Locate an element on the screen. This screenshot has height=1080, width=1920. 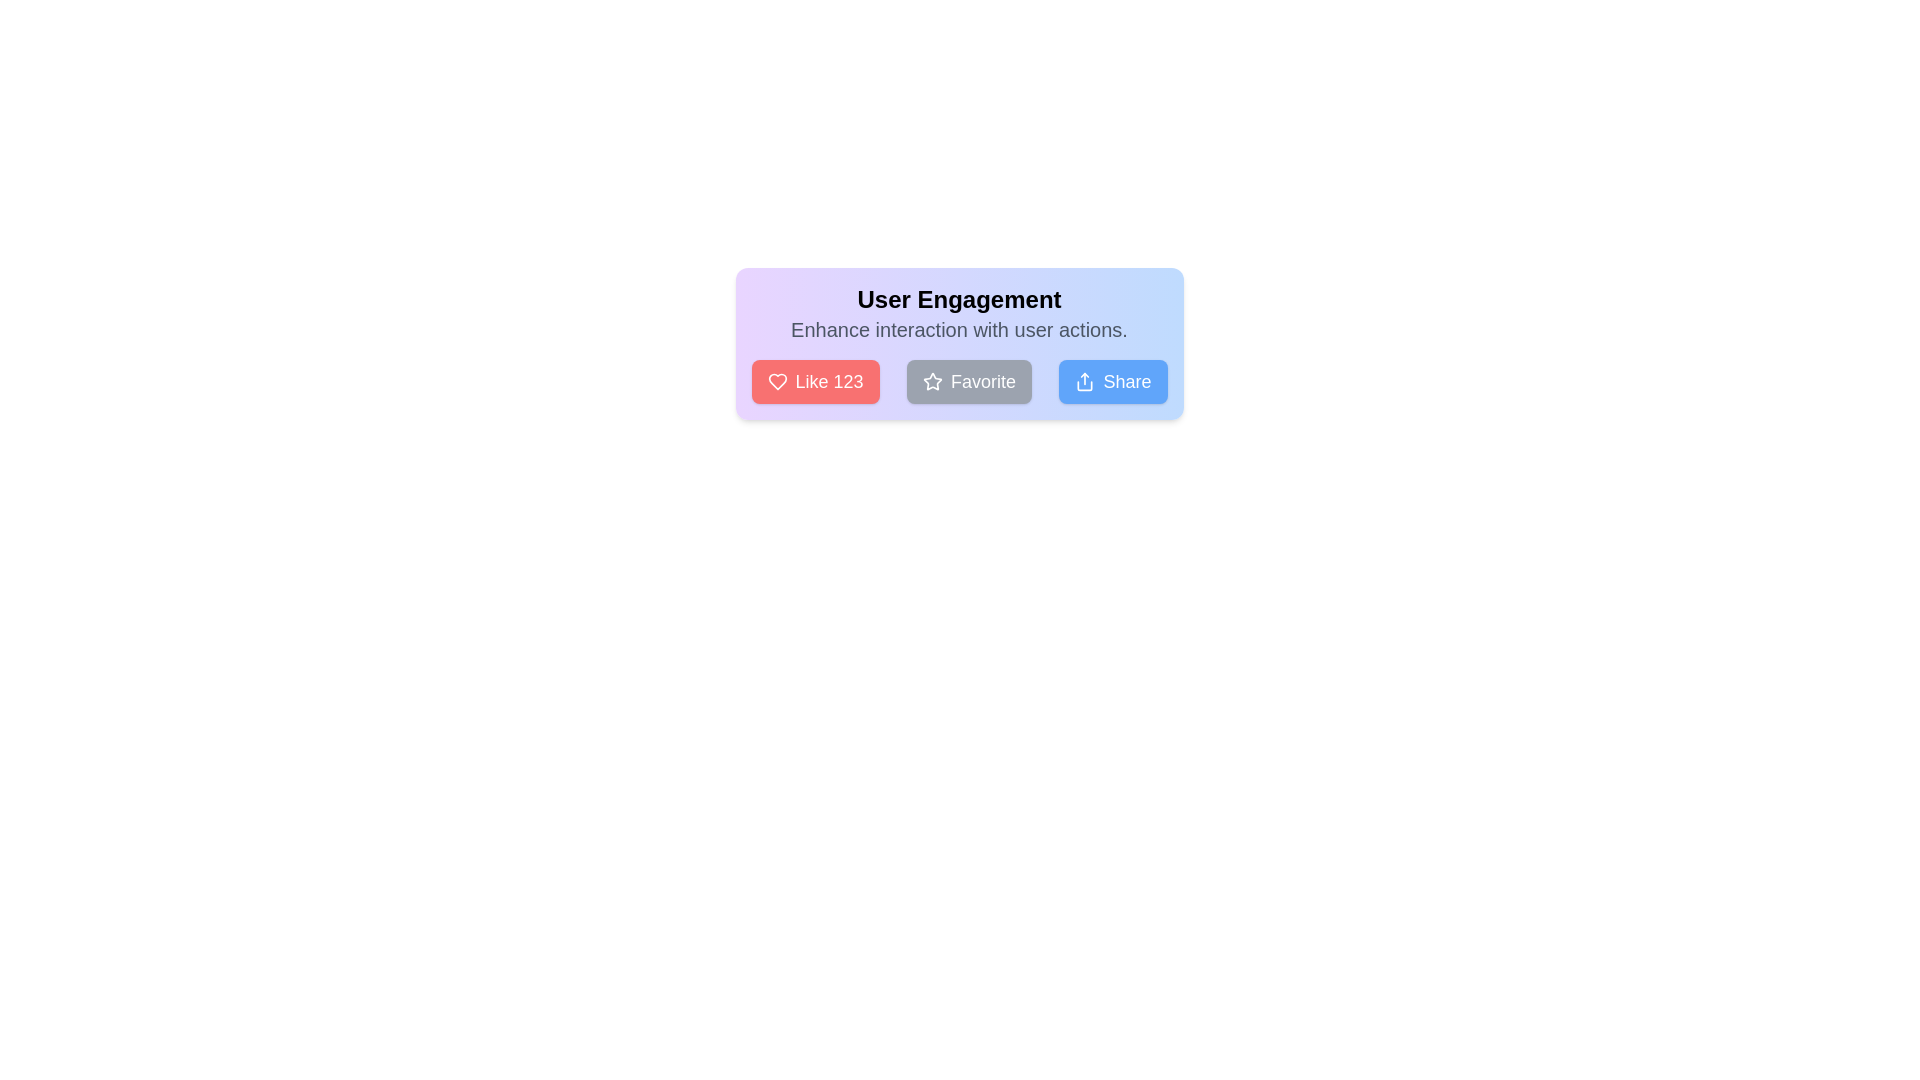
the share icon located within the 'Share' button, which is the third button from the left, to initiate a sharing action is located at coordinates (1083, 381).